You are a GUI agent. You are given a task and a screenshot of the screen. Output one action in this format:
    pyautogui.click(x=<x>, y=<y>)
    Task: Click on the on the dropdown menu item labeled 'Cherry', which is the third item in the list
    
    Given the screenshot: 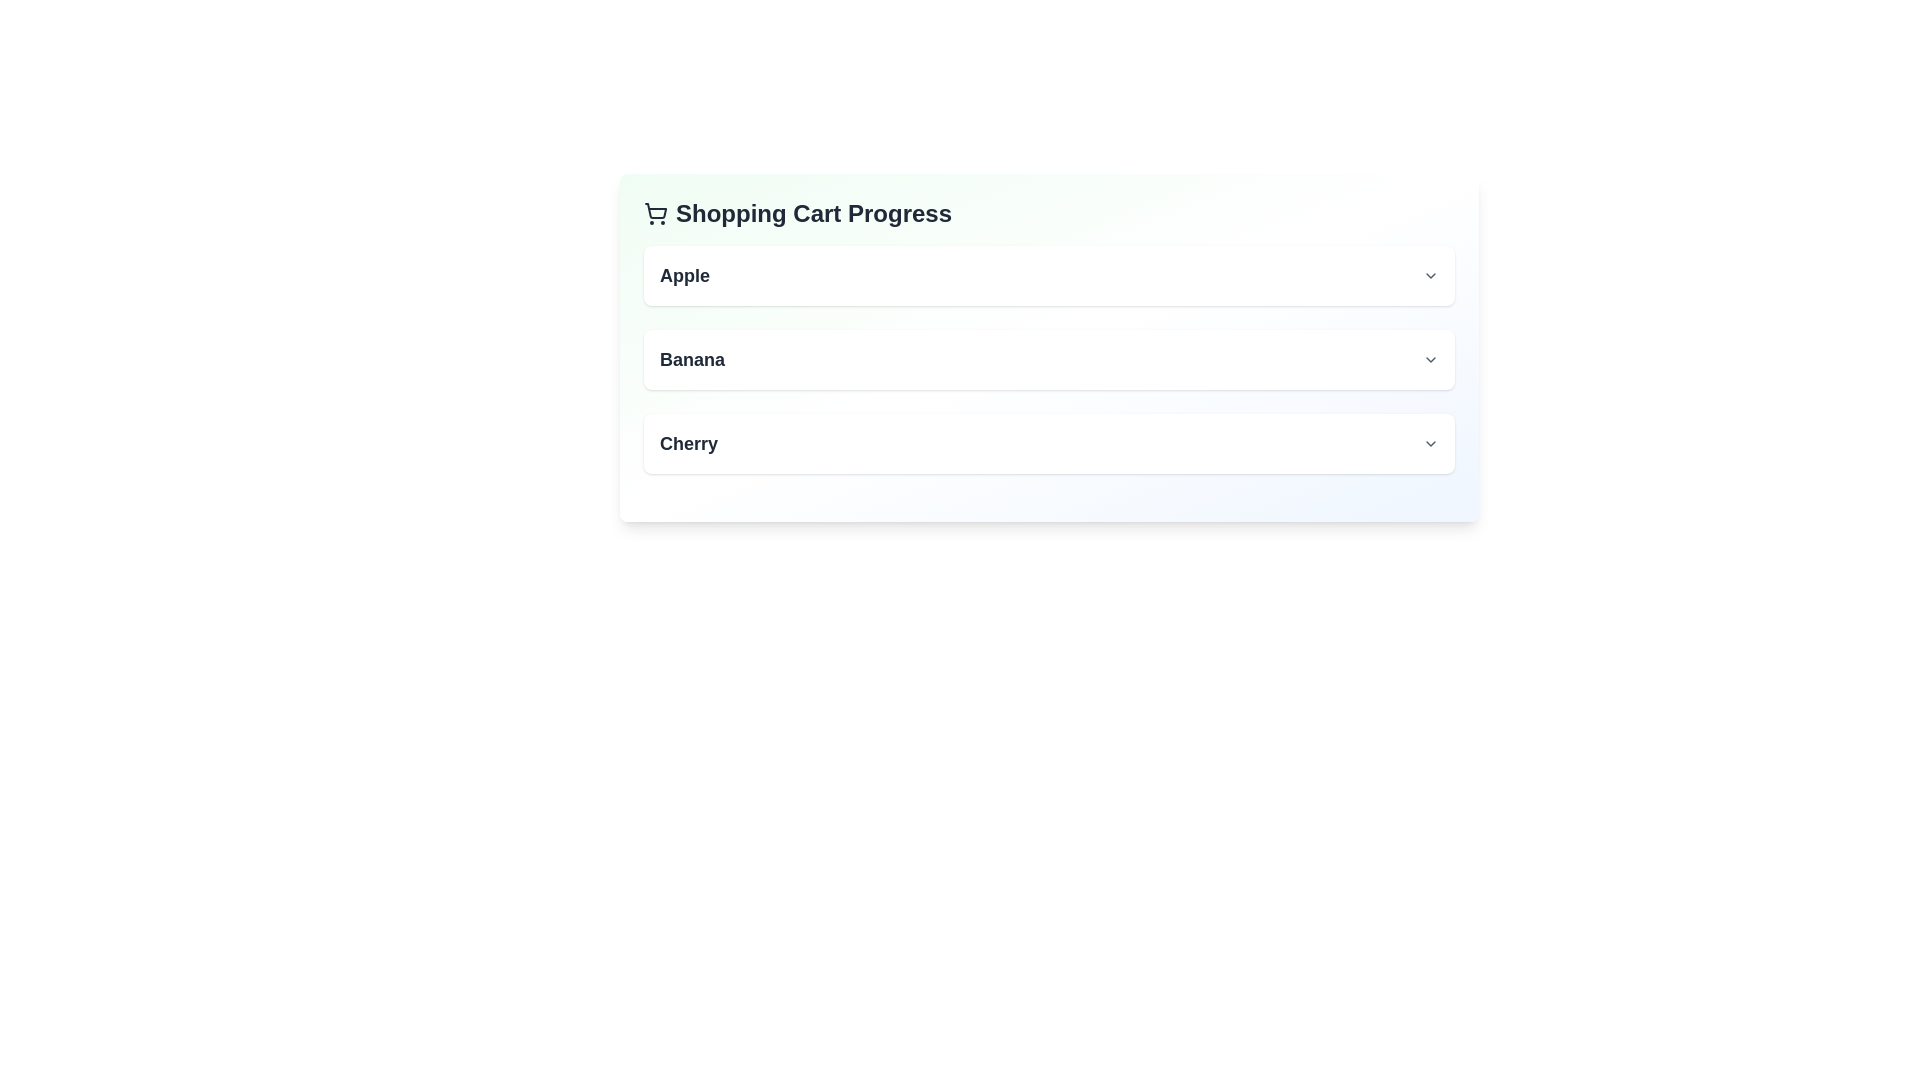 What is the action you would take?
    pyautogui.click(x=1048, y=442)
    